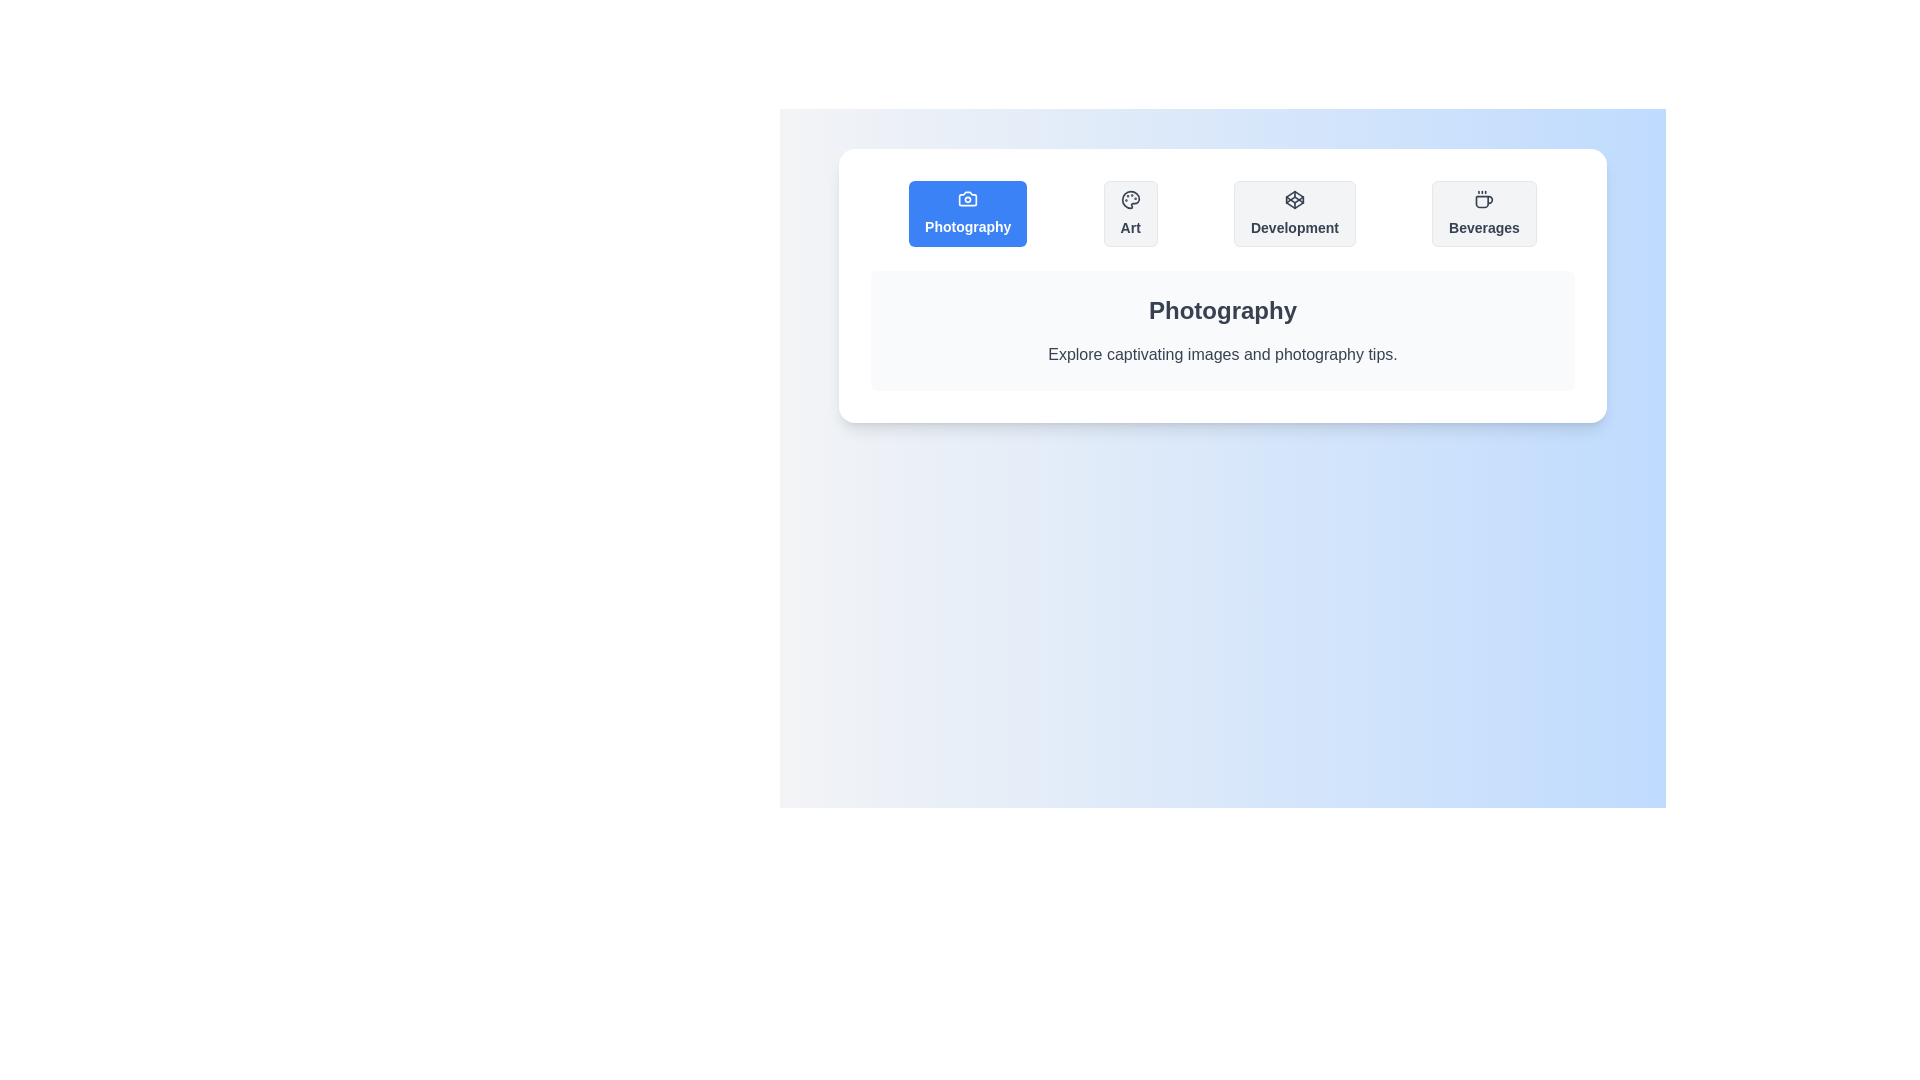 The height and width of the screenshot is (1080, 1920). What do you see at coordinates (1294, 213) in the screenshot?
I see `the tab labeled Development to observe styling changes` at bounding box center [1294, 213].